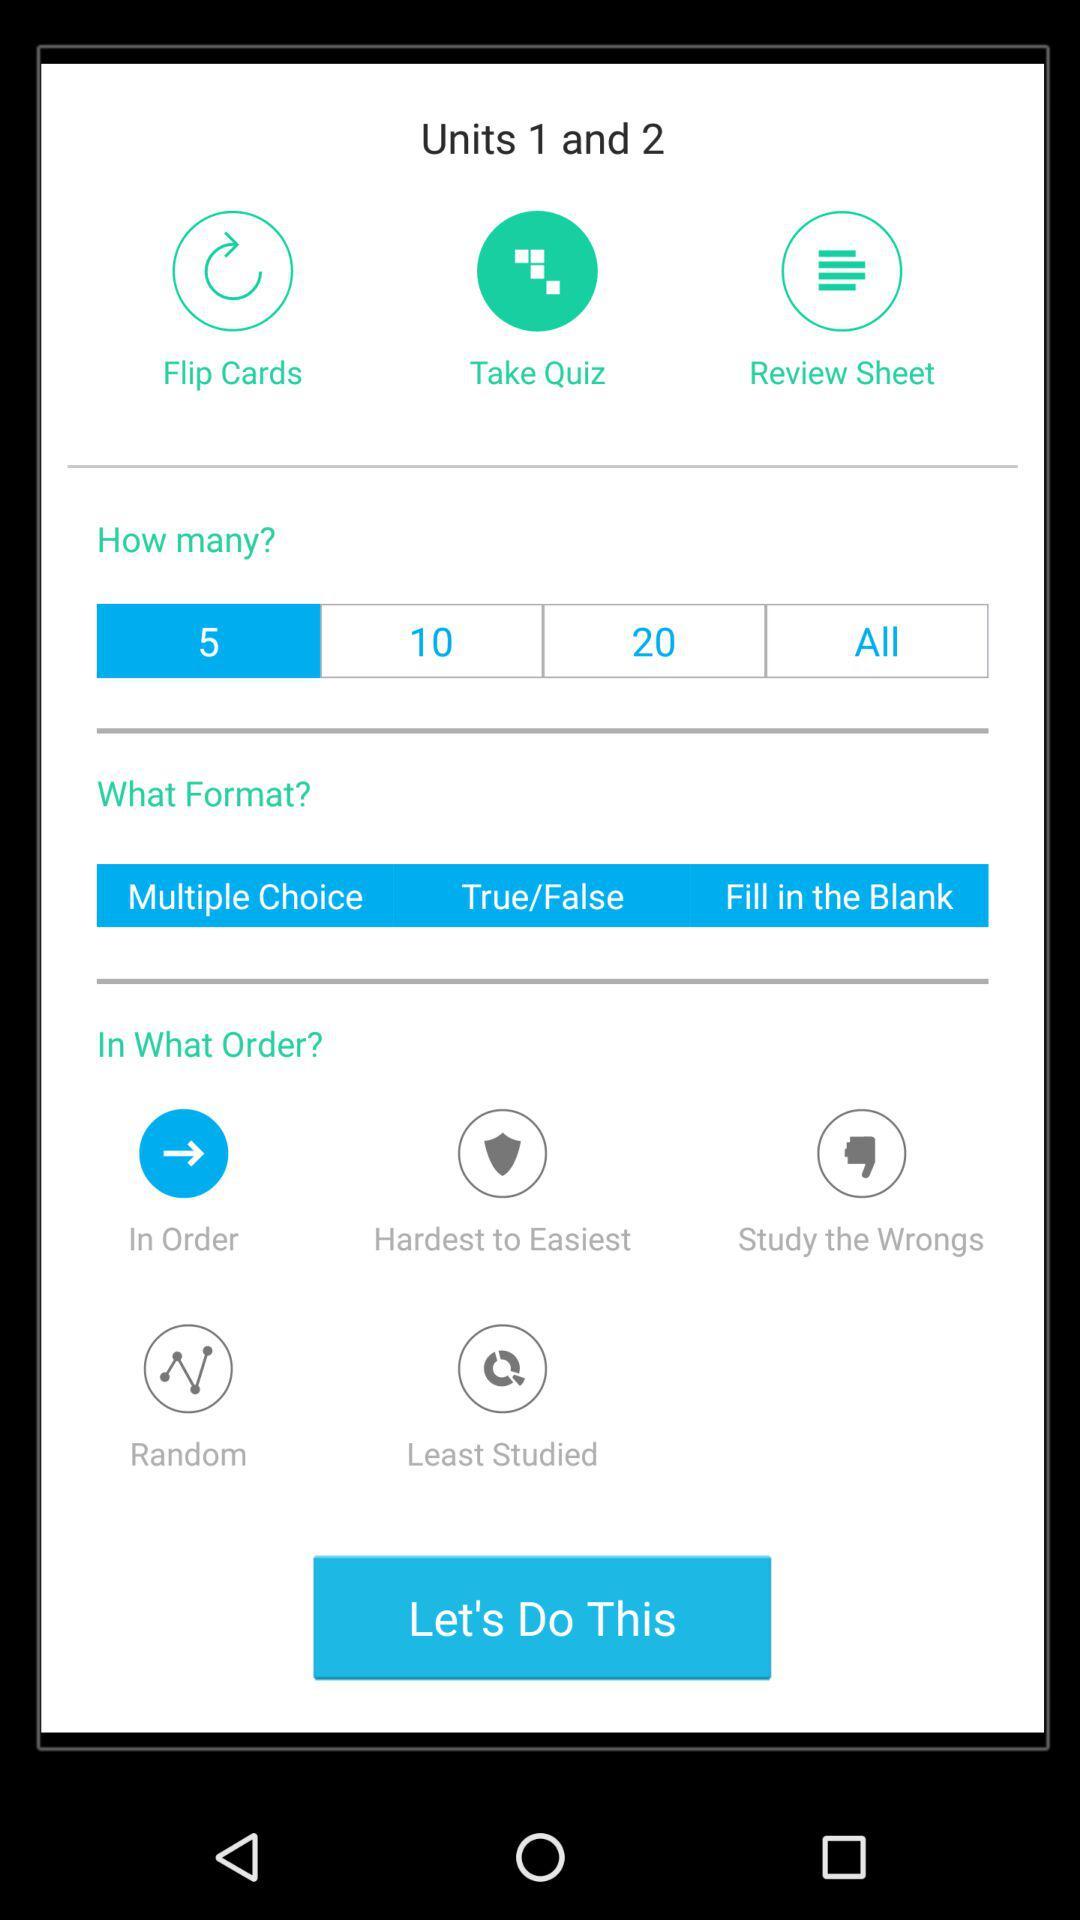 Image resolution: width=1080 pixels, height=1920 pixels. I want to click on the let s do icon, so click(542, 1617).